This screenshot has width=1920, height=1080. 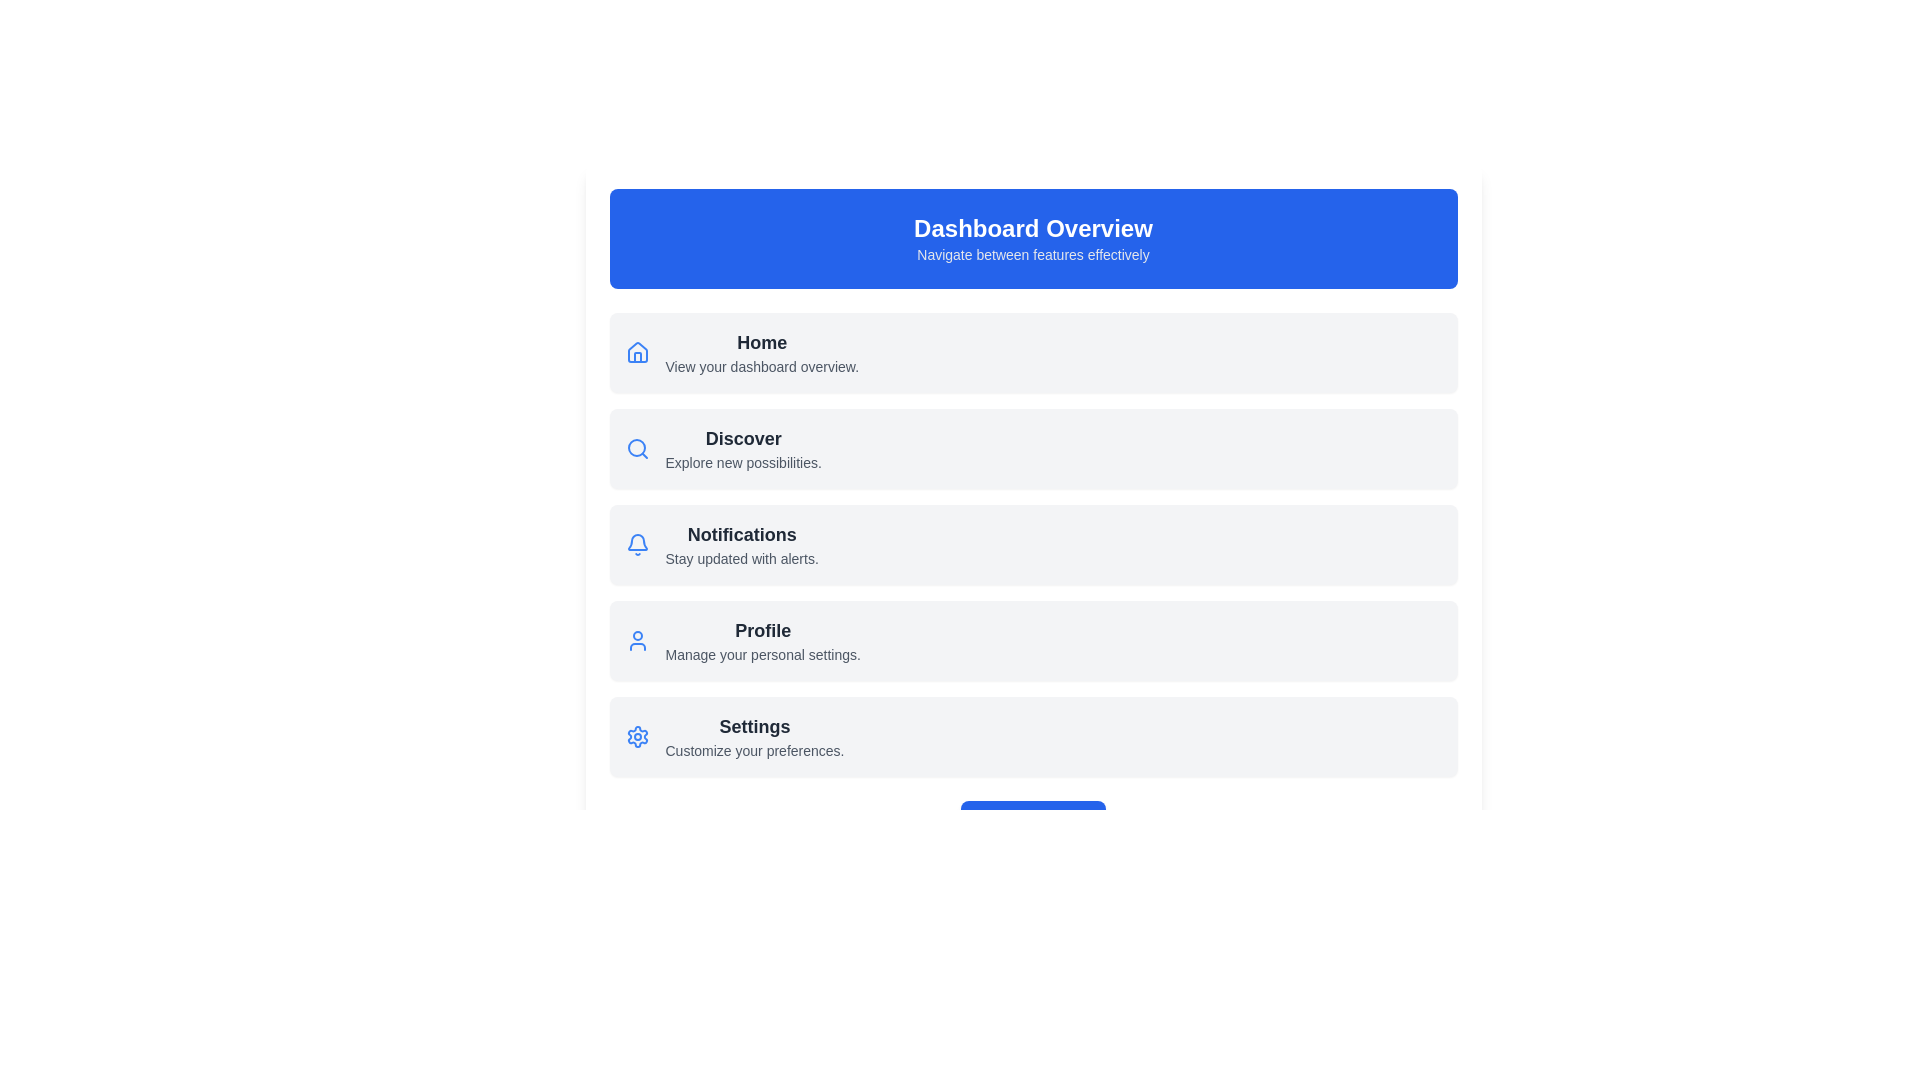 I want to click on the static graphical icon representing the settings option, which is a cogwheel or gear located at the bottom of the interface, specifically in the 'Settings' list option, so click(x=636, y=736).